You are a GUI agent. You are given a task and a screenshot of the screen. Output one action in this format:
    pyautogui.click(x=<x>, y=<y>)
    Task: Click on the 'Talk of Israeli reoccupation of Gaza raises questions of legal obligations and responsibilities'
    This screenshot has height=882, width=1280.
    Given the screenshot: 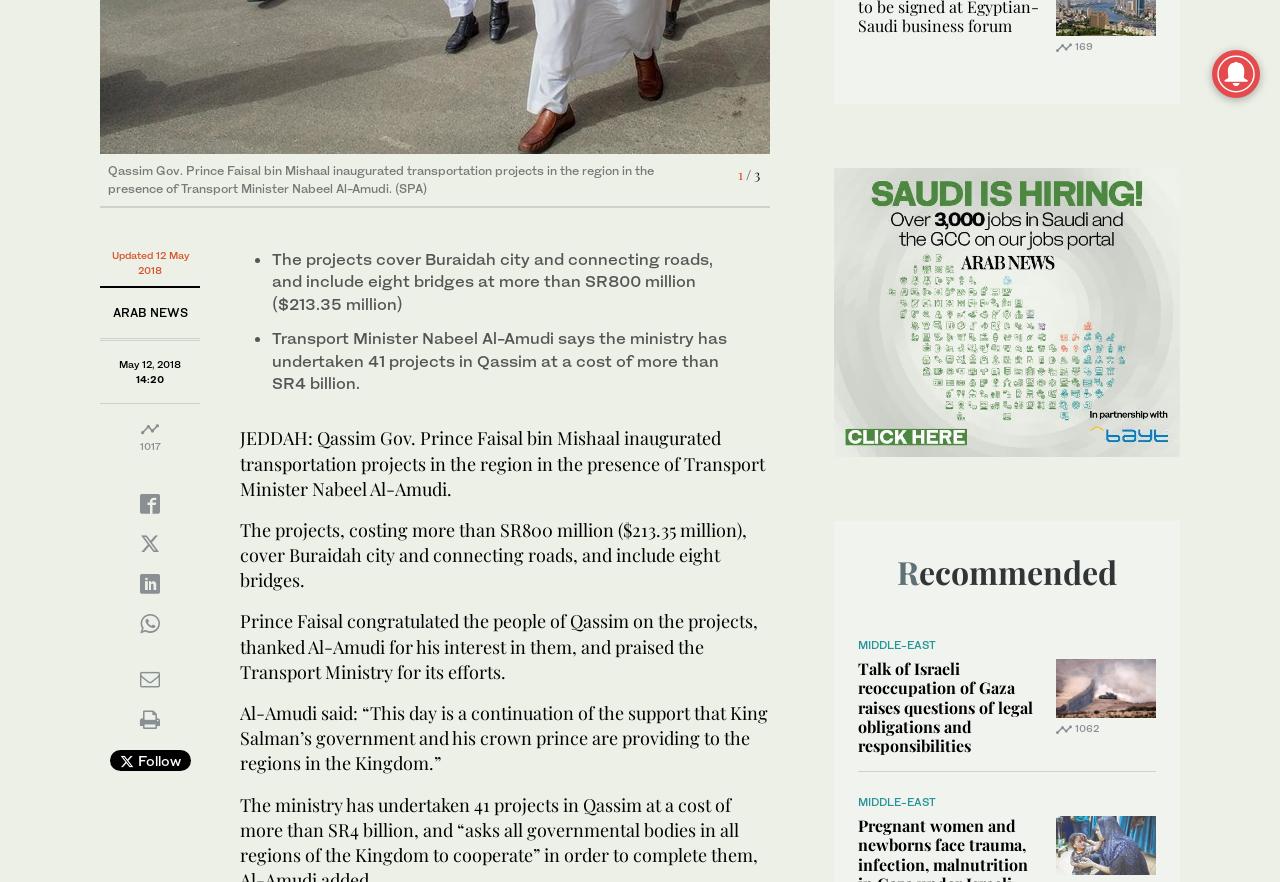 What is the action you would take?
    pyautogui.click(x=857, y=706)
    